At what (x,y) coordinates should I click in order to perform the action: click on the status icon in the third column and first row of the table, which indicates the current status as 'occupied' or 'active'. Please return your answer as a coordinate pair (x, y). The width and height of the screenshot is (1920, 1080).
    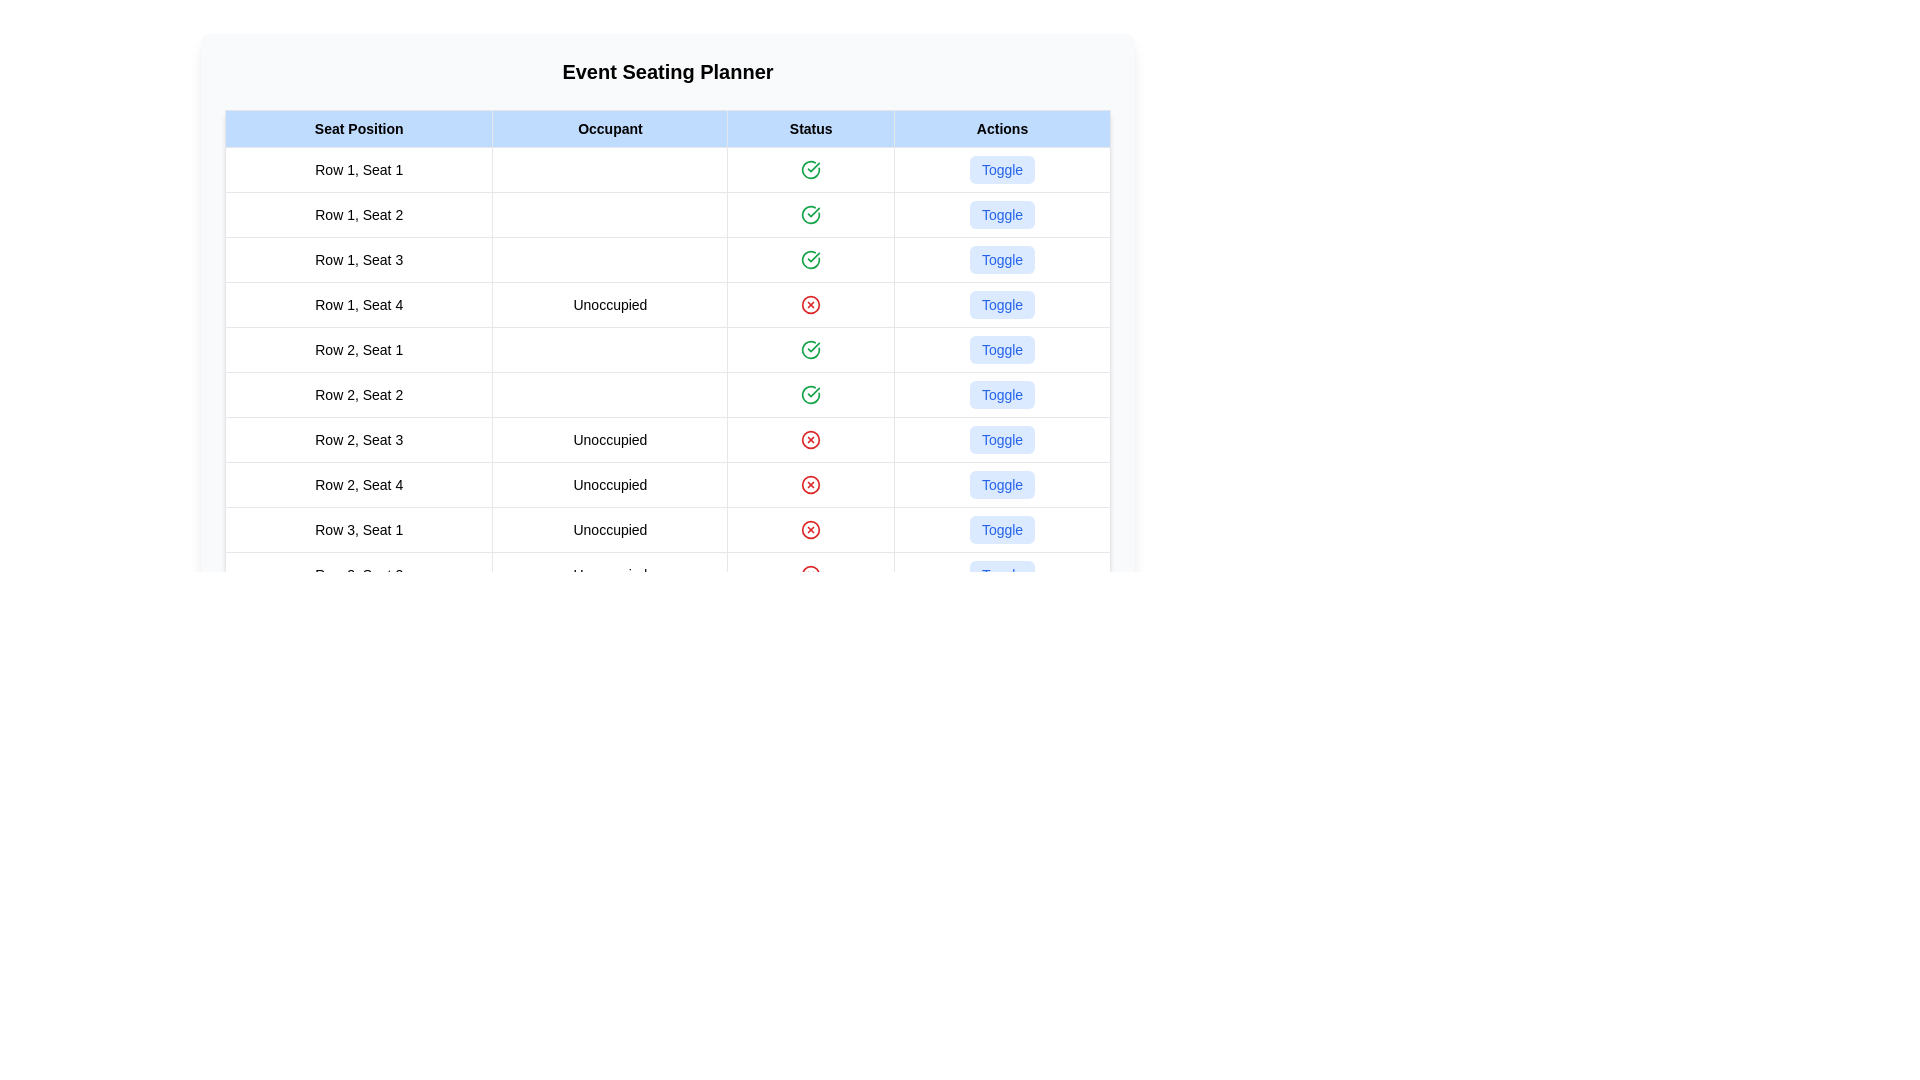
    Looking at the image, I should click on (811, 168).